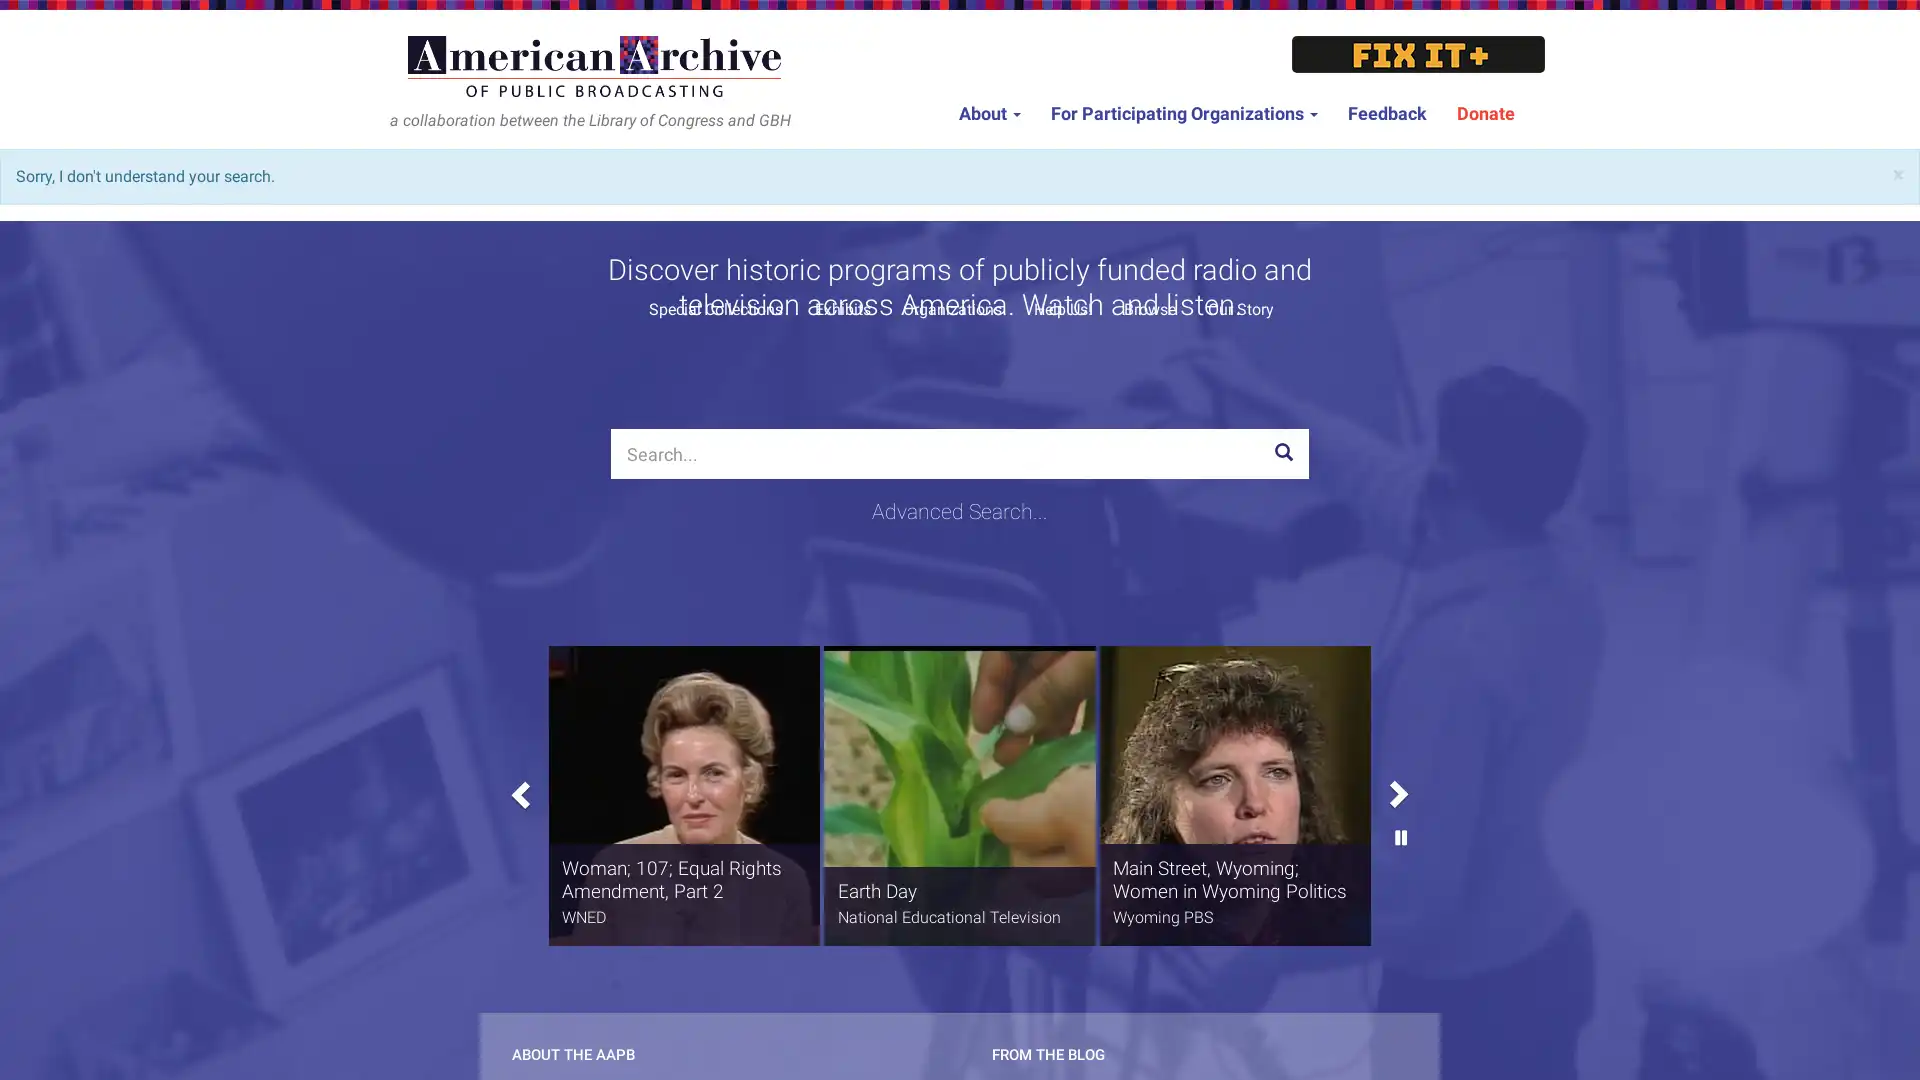  What do you see at coordinates (1184, 114) in the screenshot?
I see `For Participating Organizations` at bounding box center [1184, 114].